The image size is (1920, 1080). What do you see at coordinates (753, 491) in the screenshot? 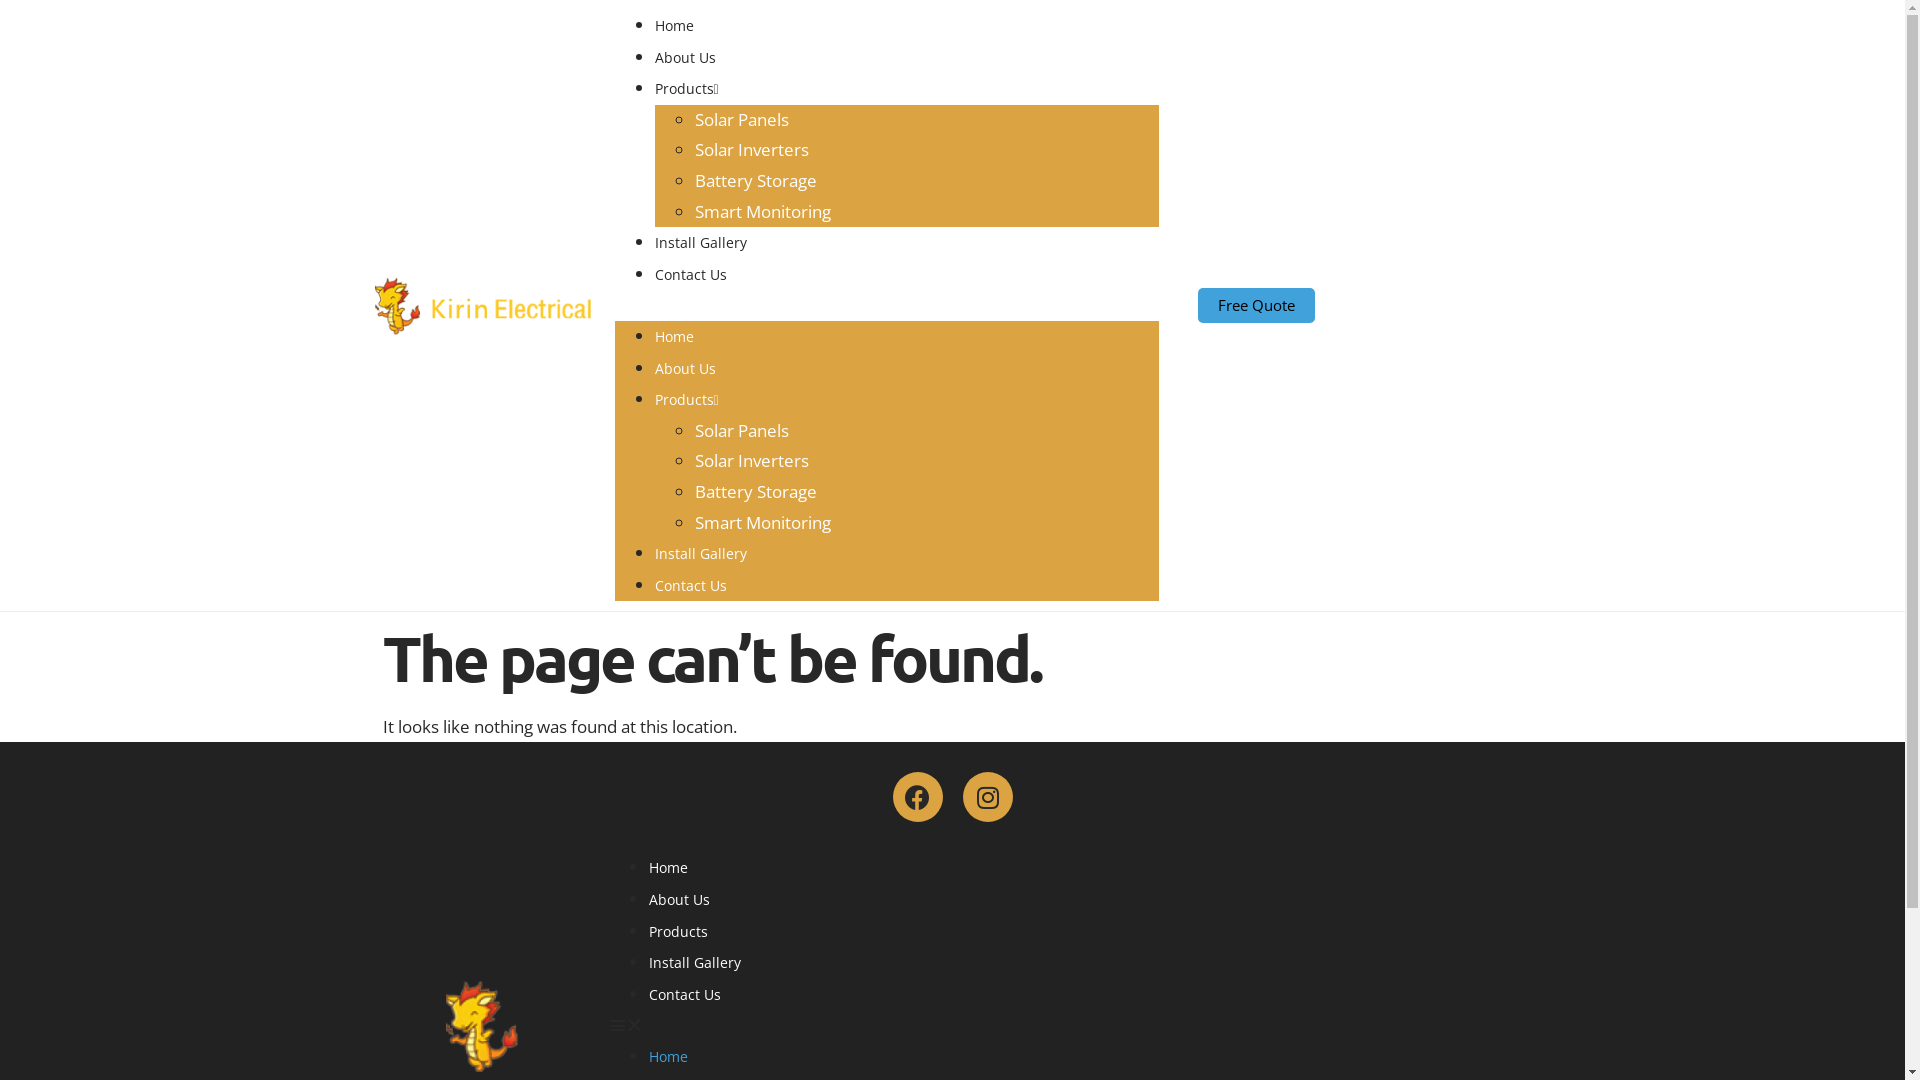
I see `'Battery Storage'` at bounding box center [753, 491].